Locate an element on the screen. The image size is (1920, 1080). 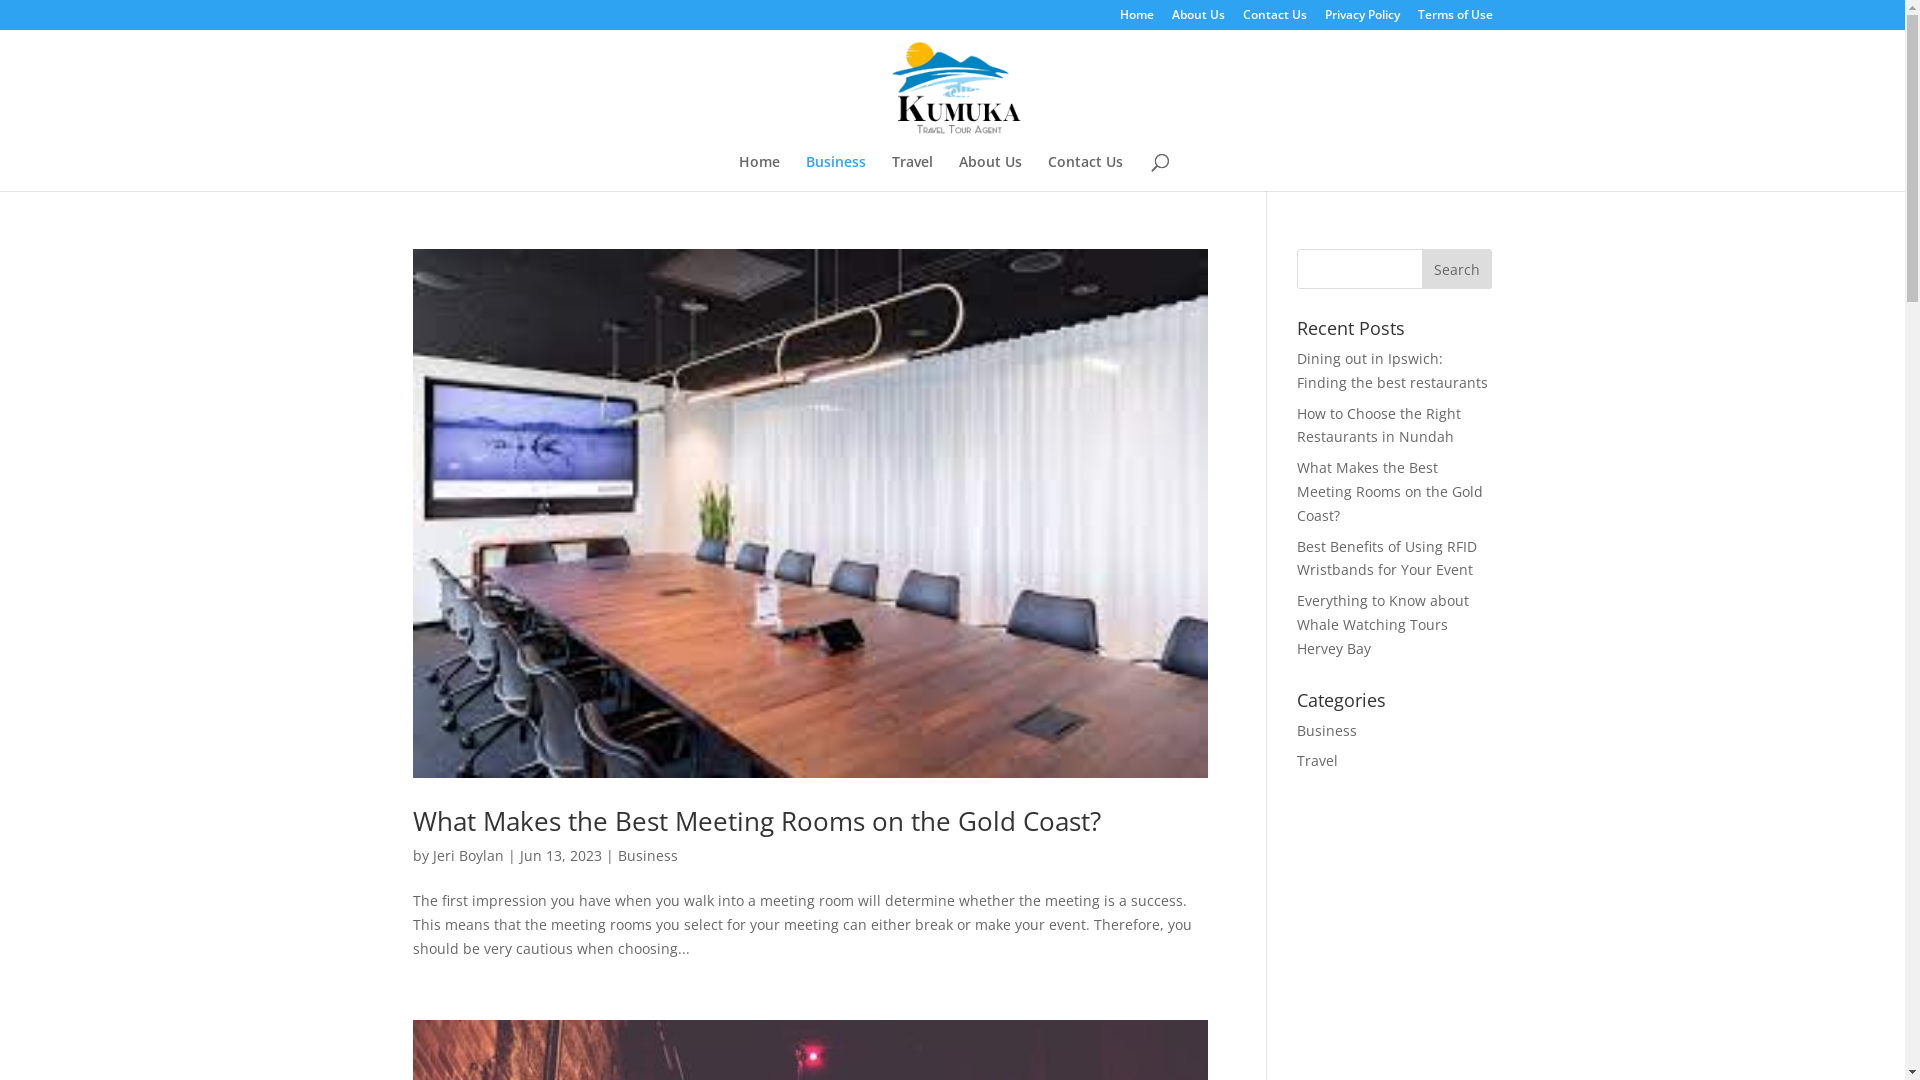
'Everything to Know about Whale Watching Tours Hervey Bay' is located at coordinates (1381, 623).